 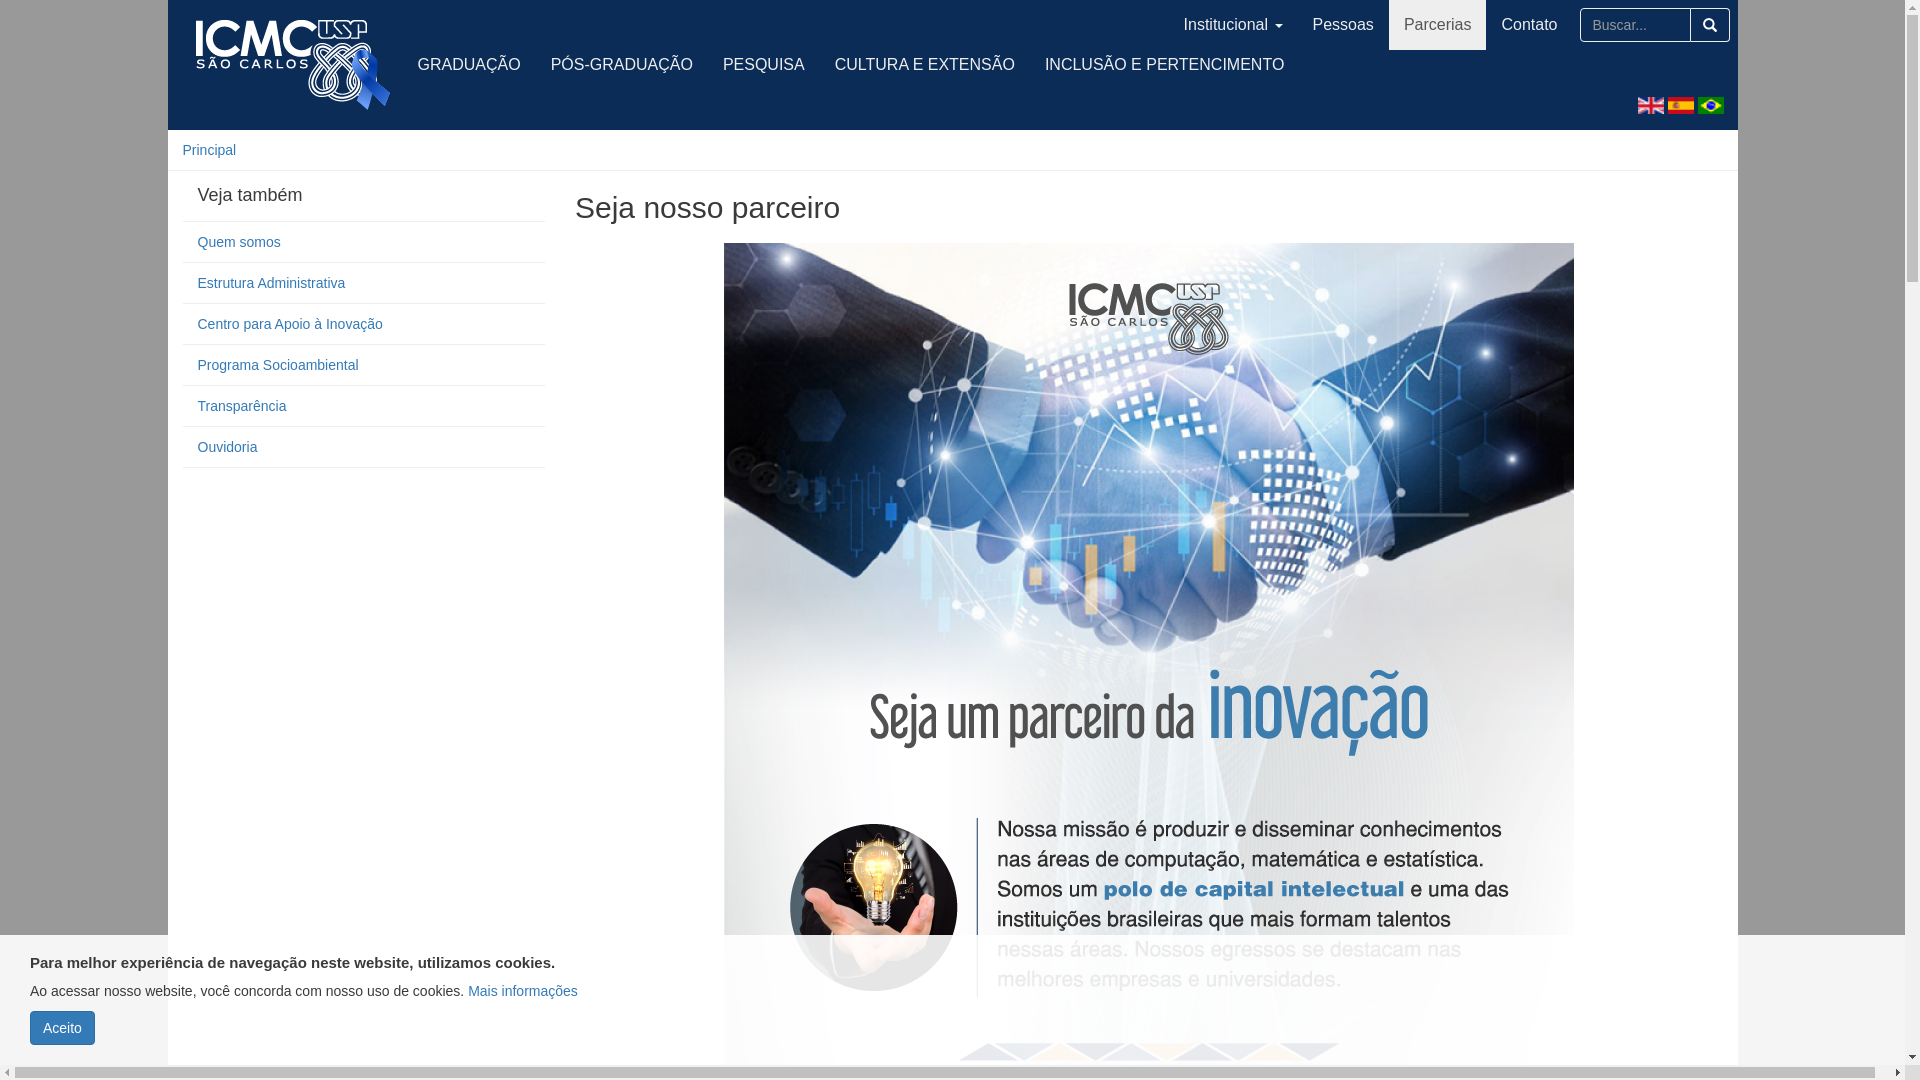 I want to click on 'Programa Socioambiental', so click(x=363, y=365).